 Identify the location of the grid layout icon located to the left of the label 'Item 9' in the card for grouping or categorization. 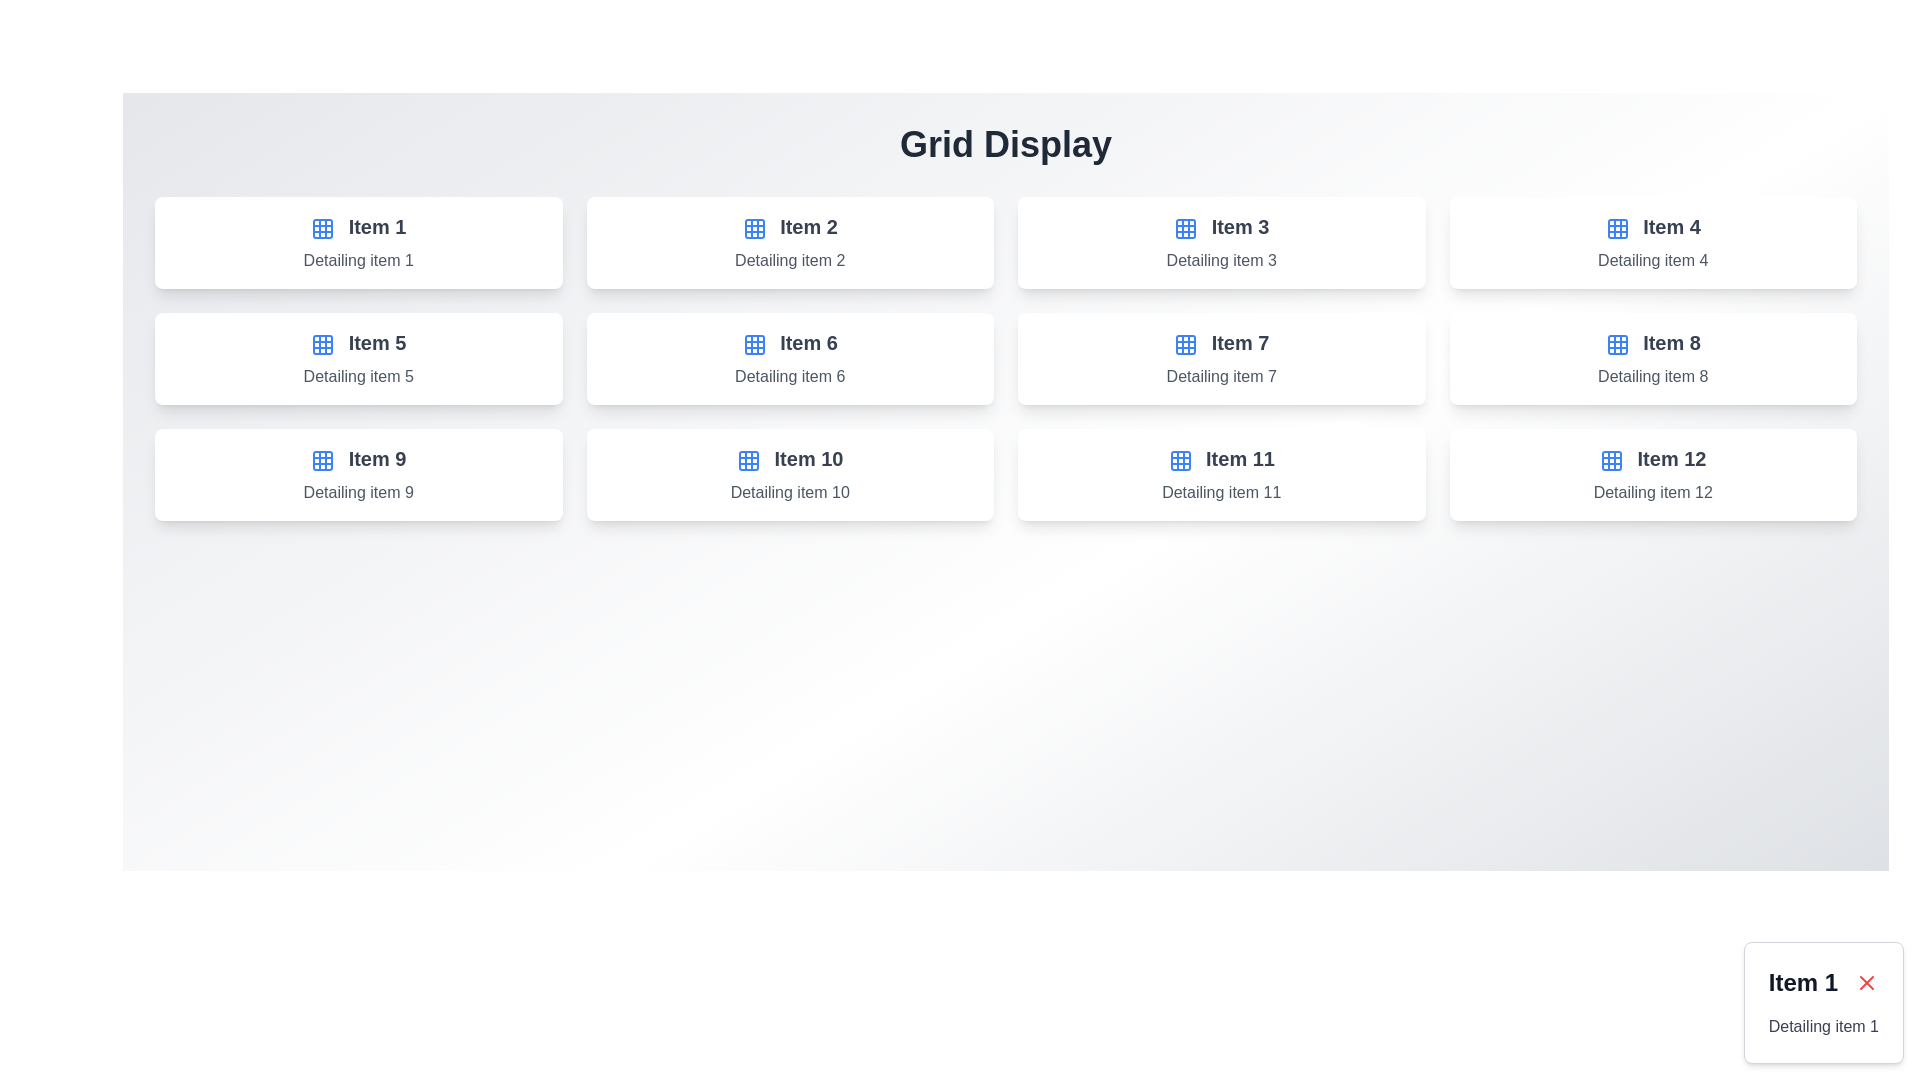
(323, 460).